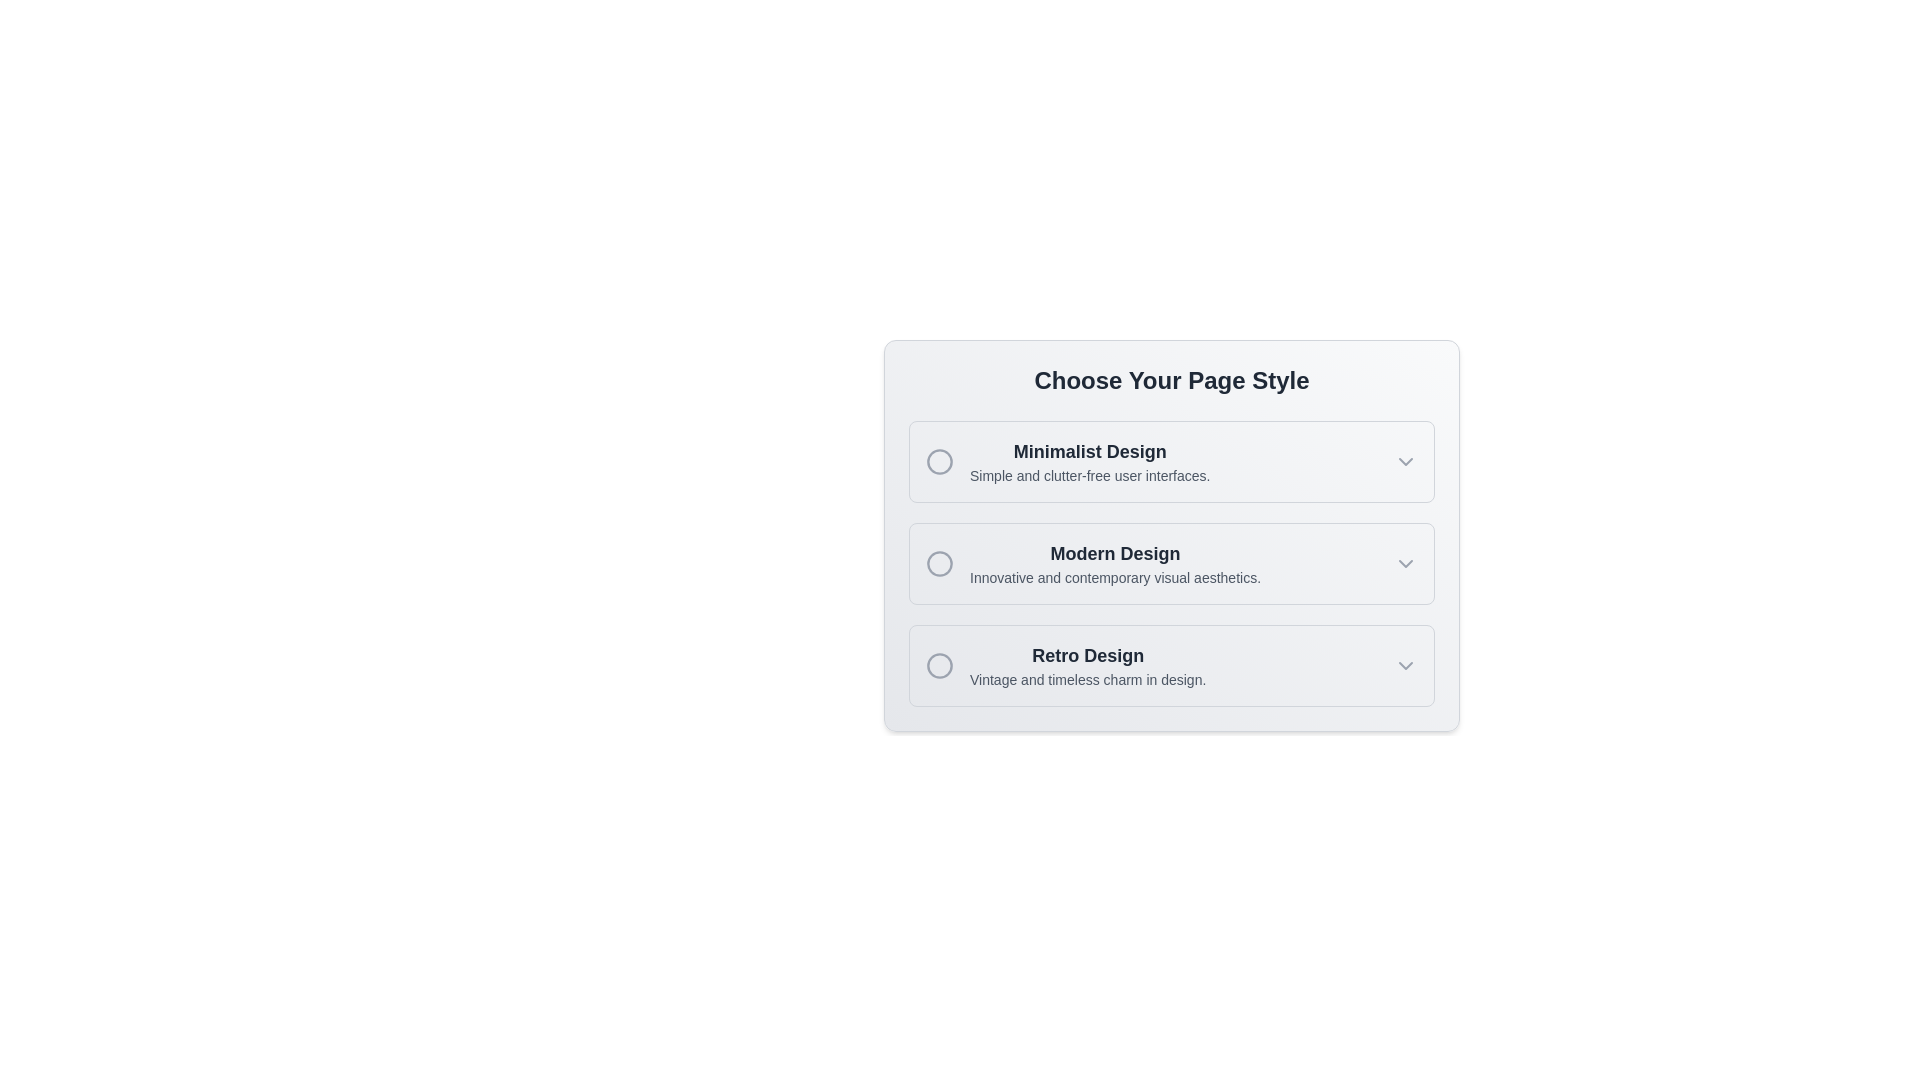 This screenshot has width=1920, height=1080. Describe the element at coordinates (939, 462) in the screenshot. I see `selected state circle icon representing the 'Minimalist Design' option for debugging` at that location.